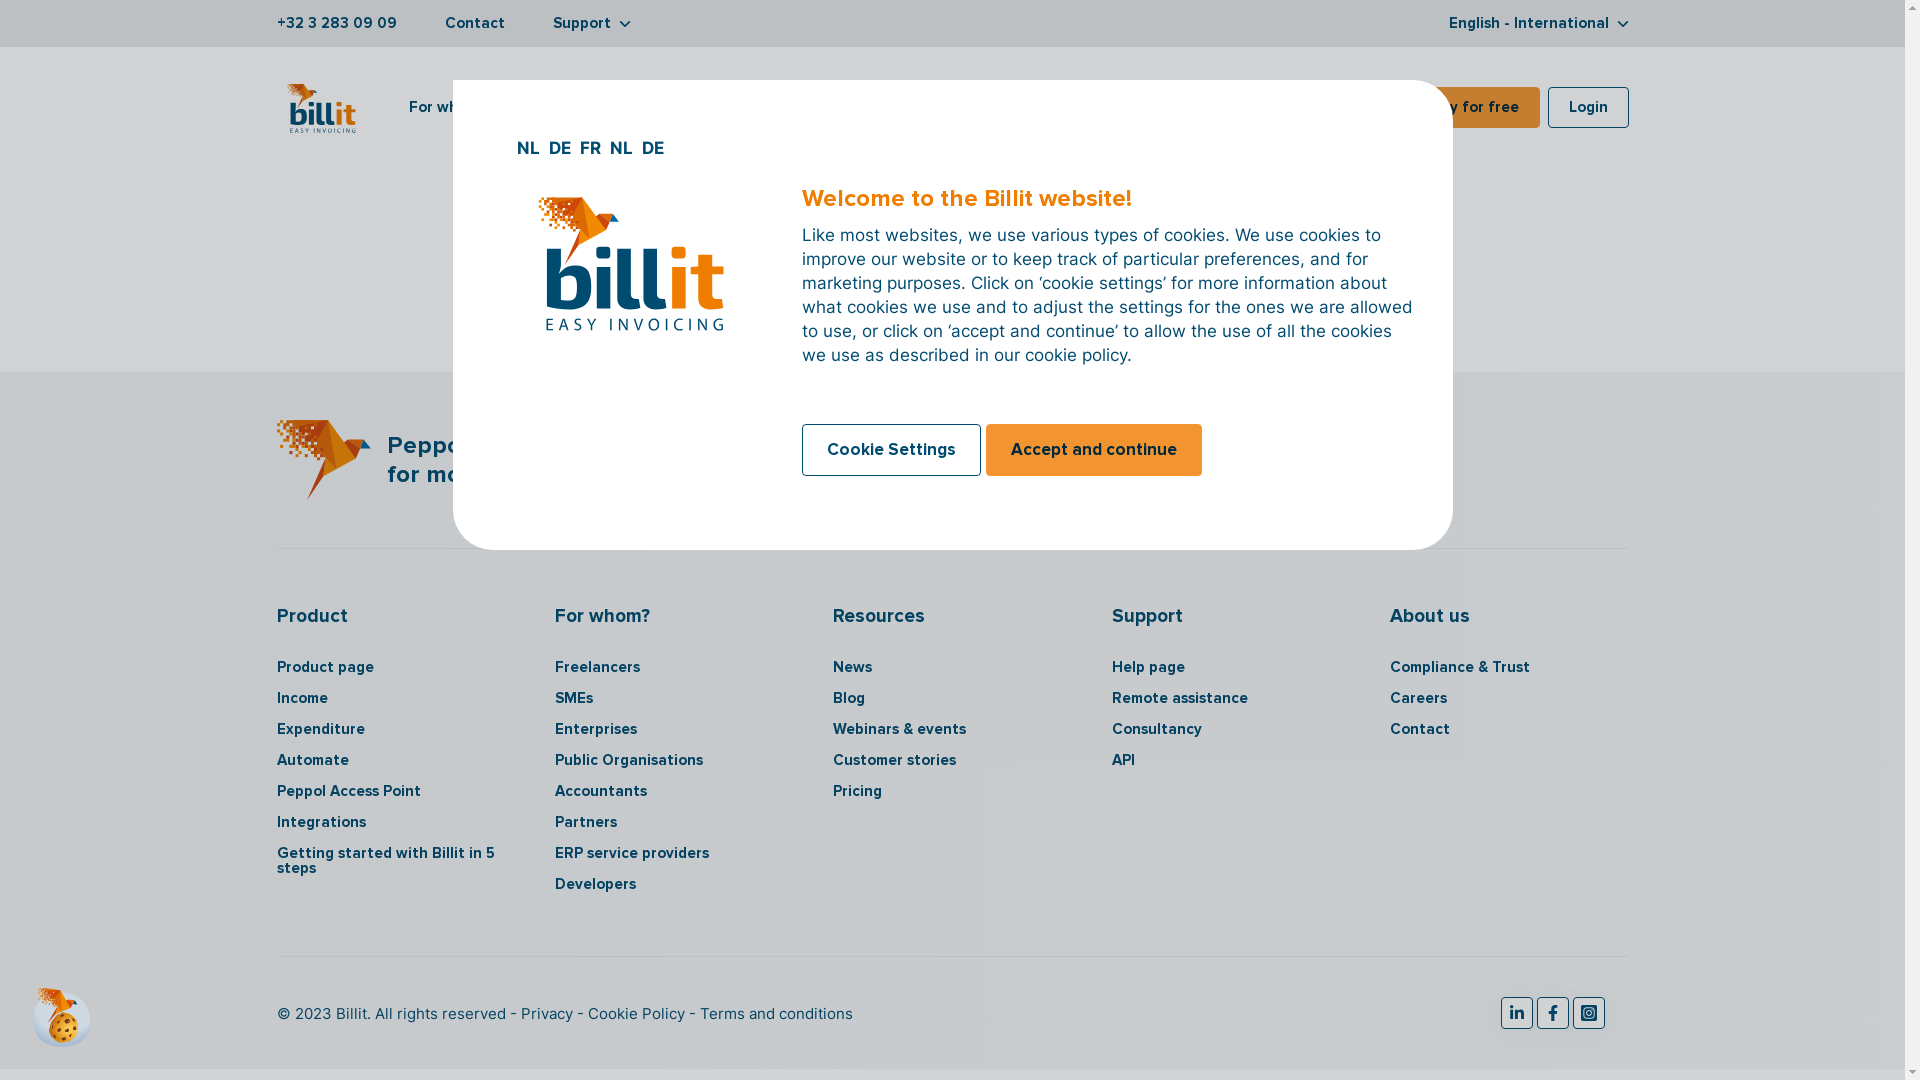 Image resolution: width=1920 pixels, height=1080 pixels. What do you see at coordinates (589, 23) in the screenshot?
I see `'Support'` at bounding box center [589, 23].